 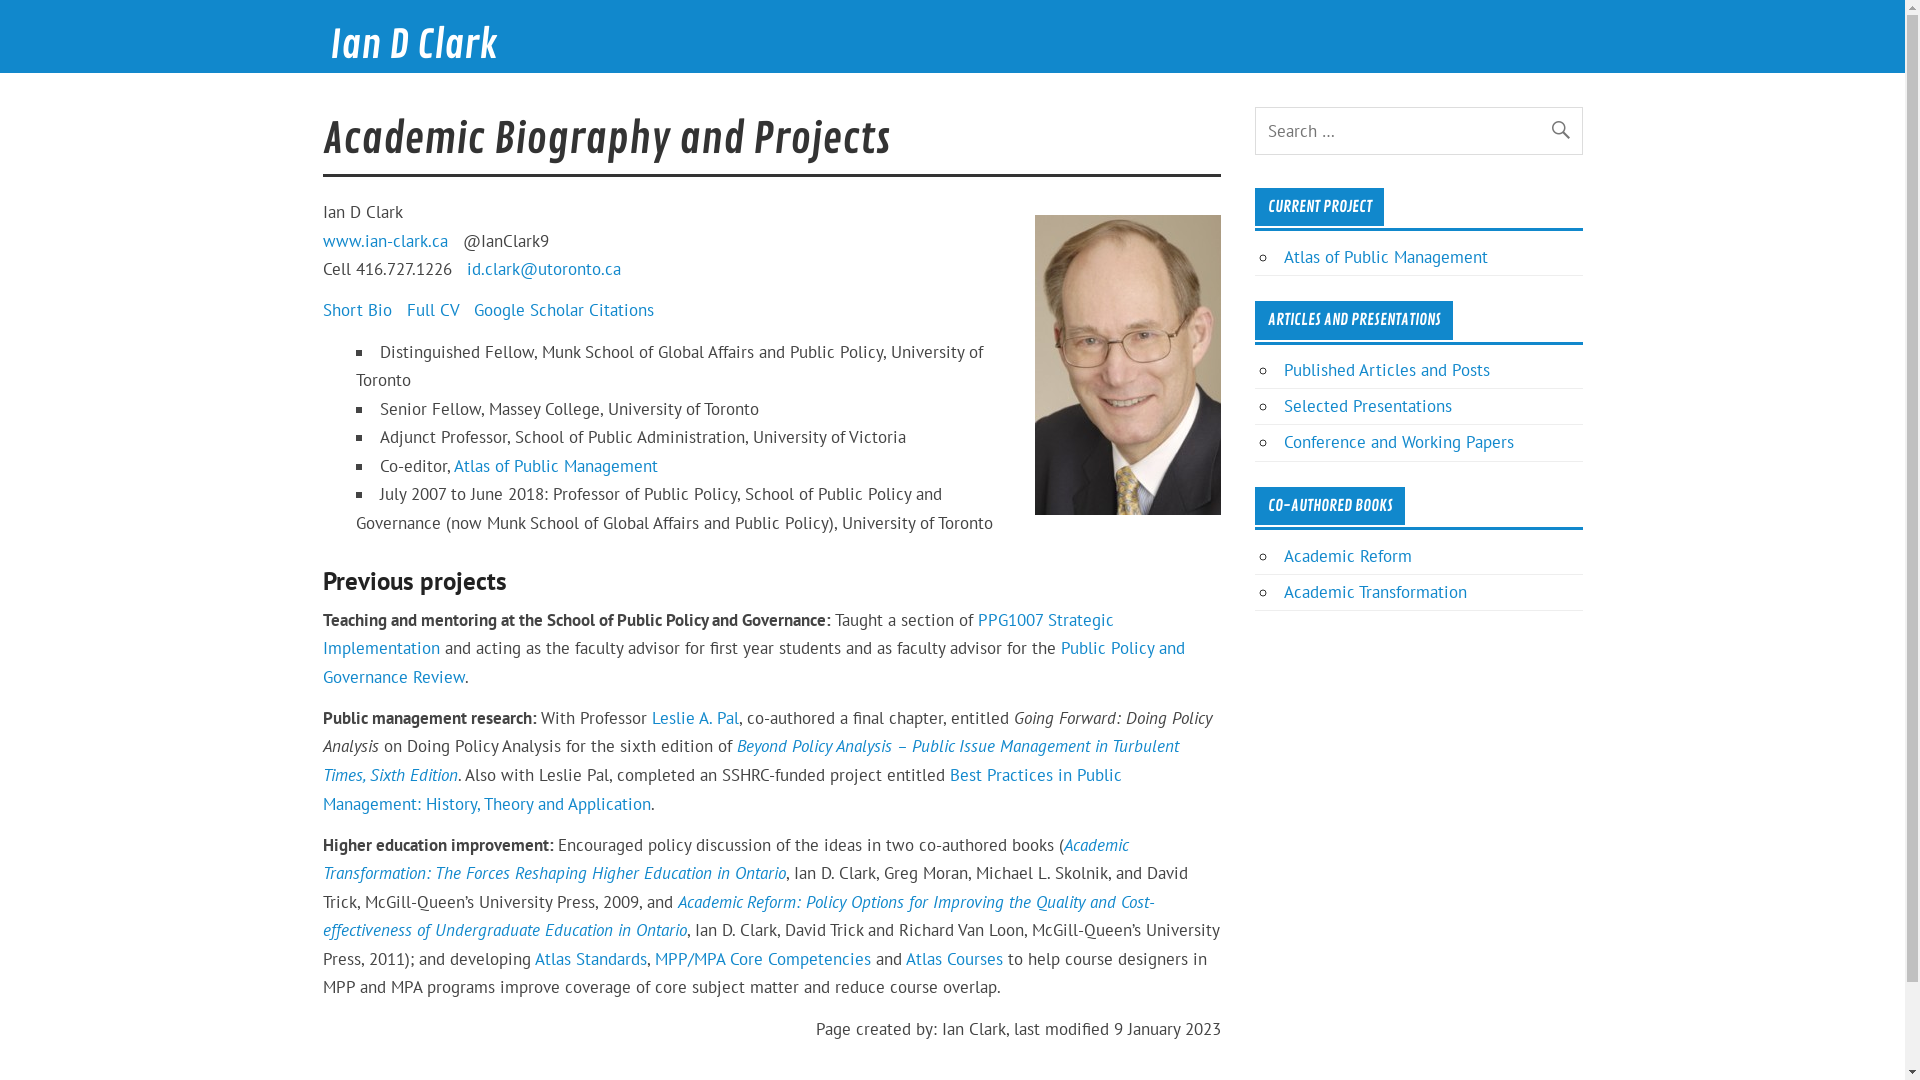 What do you see at coordinates (563, 309) in the screenshot?
I see `'Google Scholar Citations'` at bounding box center [563, 309].